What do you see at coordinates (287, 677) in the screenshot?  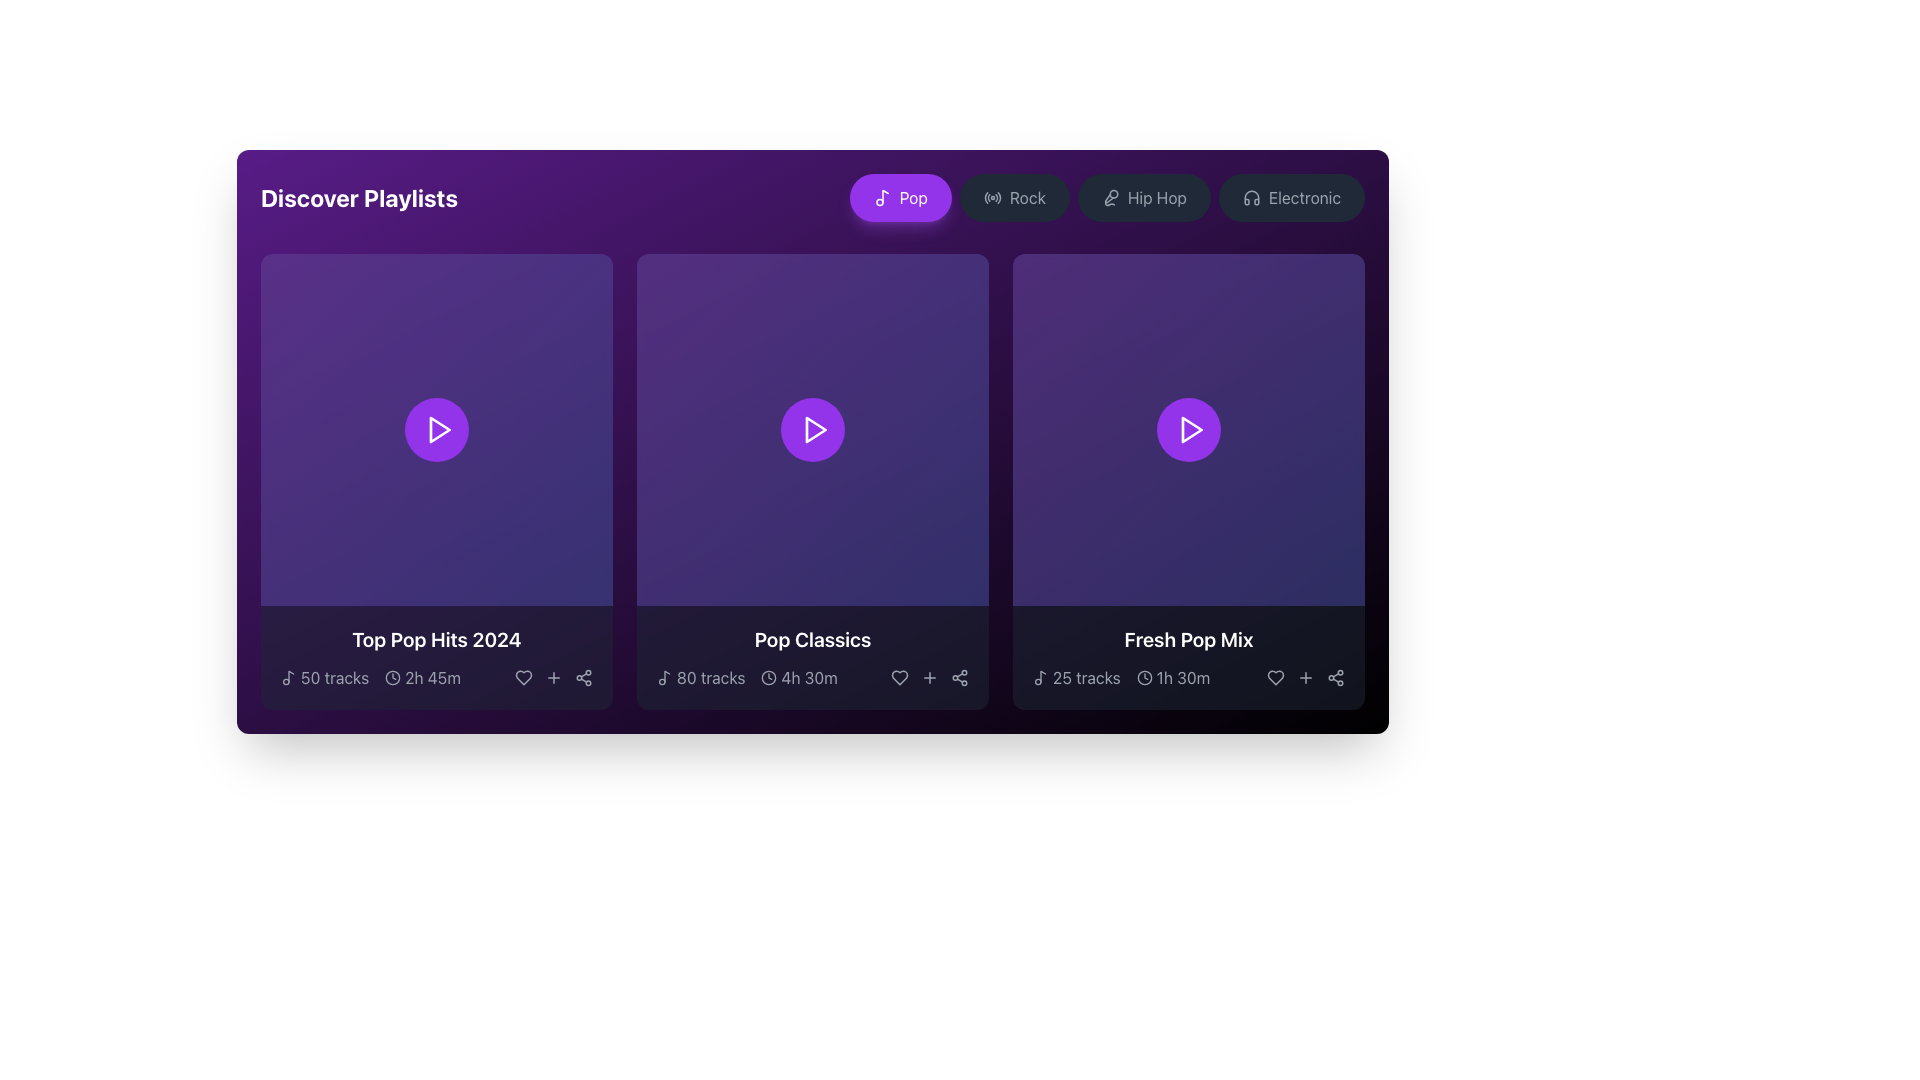 I see `the music icon located on the left side within the '50 tracks' information beneath the 'Top Pop Hits 2024' card in the 'Discover Playlists' section to understand its information` at bounding box center [287, 677].